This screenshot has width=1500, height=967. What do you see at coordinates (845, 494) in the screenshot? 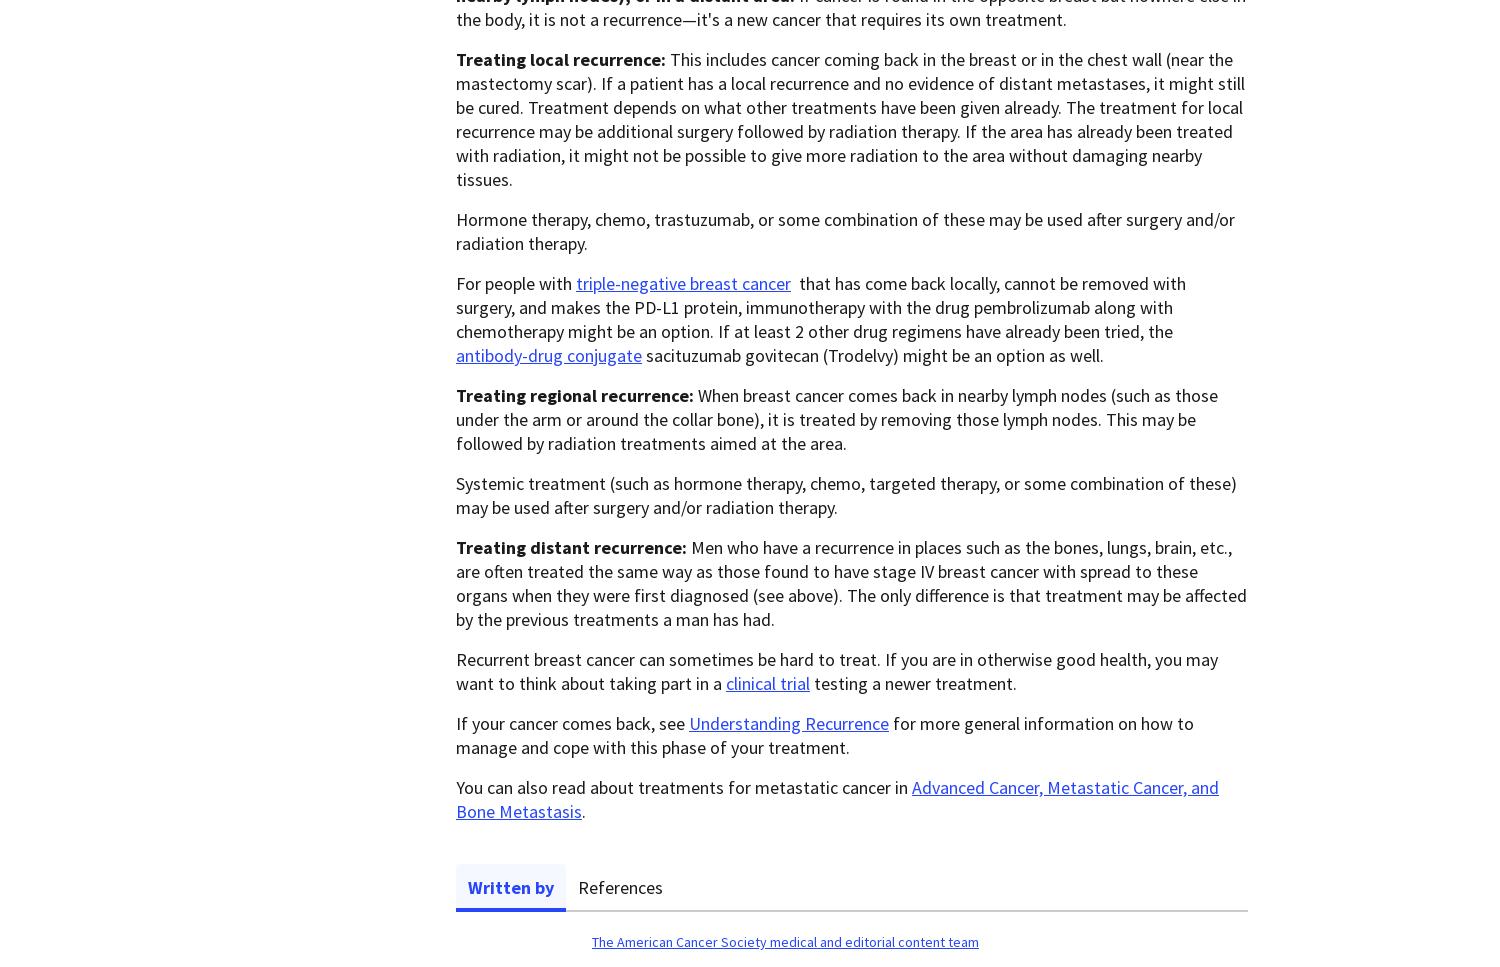
I see `'Systemic treatment (such as hormone therapy, chemo, targeted therapy, or some combination of these) may be used after surgery and/or radiation therapy.'` at bounding box center [845, 494].